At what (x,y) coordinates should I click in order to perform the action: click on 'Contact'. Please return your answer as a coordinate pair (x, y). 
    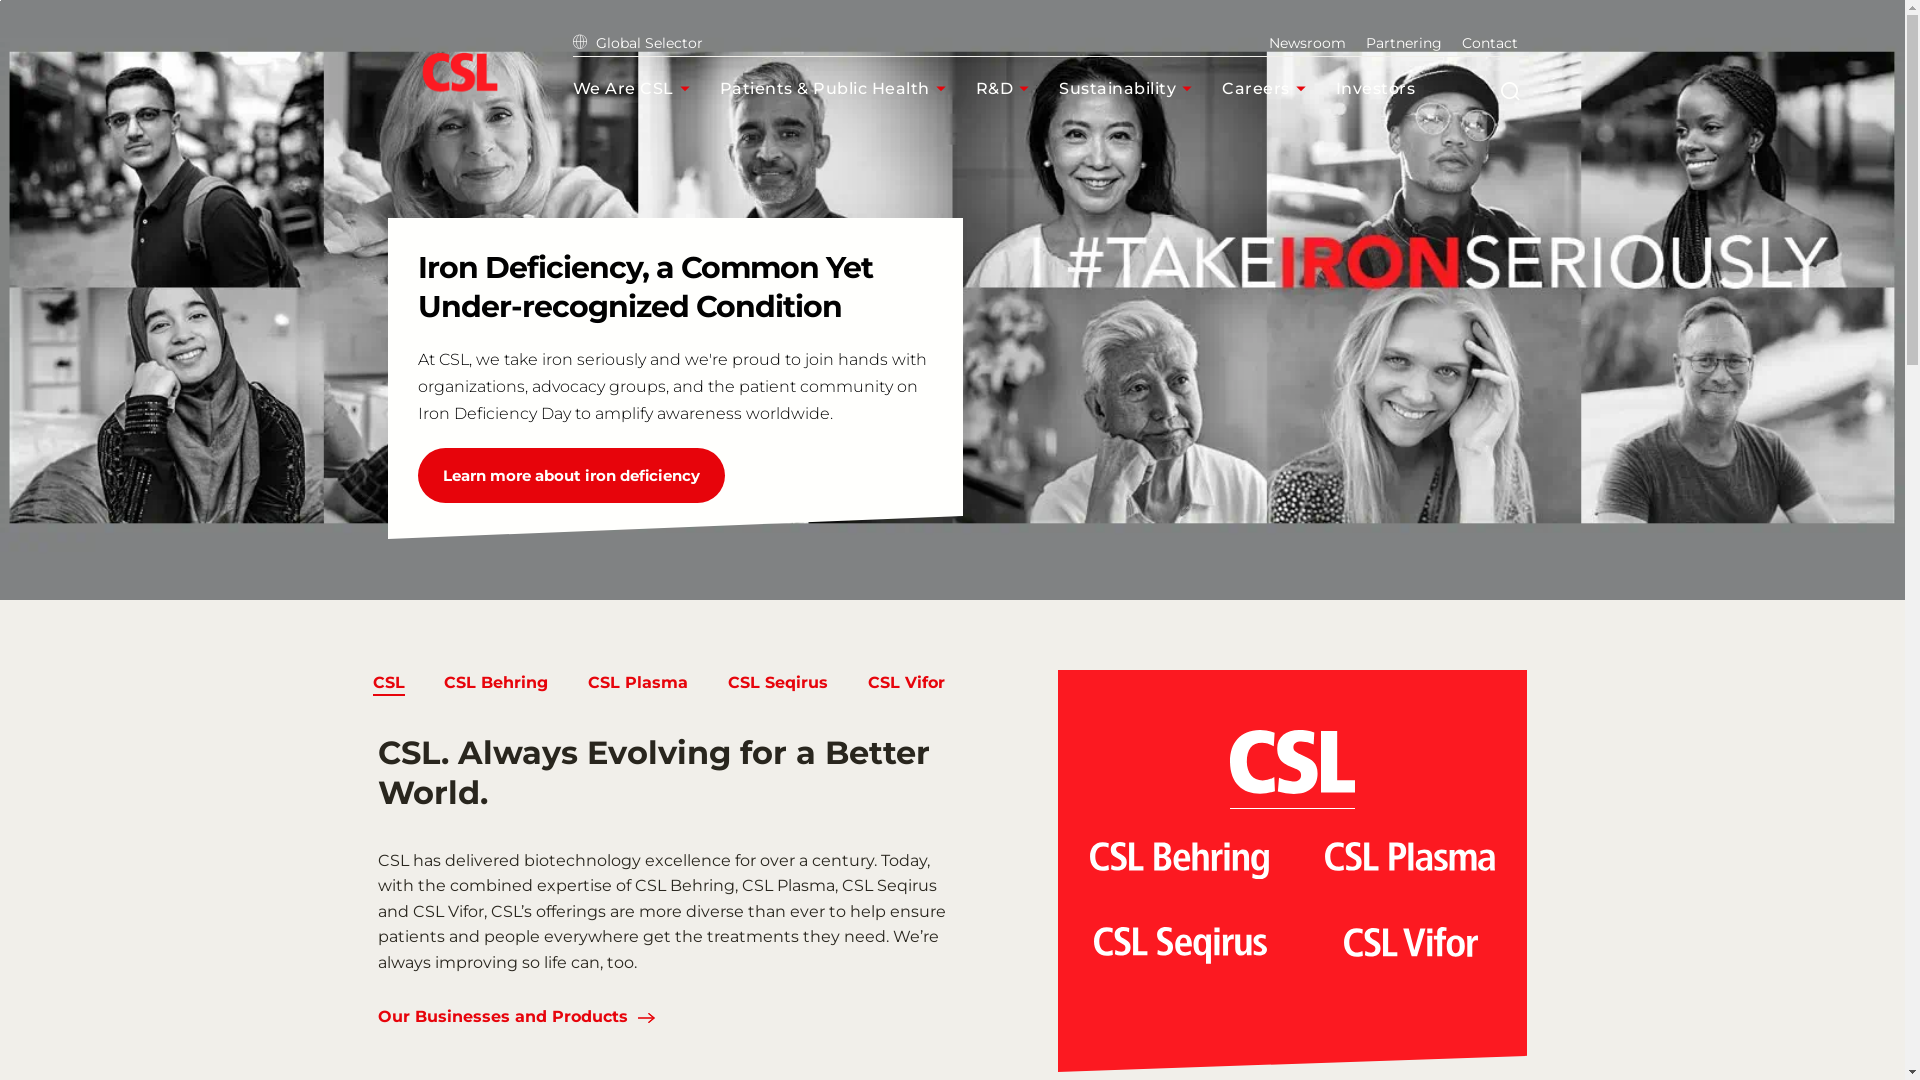
    Looking at the image, I should click on (1462, 42).